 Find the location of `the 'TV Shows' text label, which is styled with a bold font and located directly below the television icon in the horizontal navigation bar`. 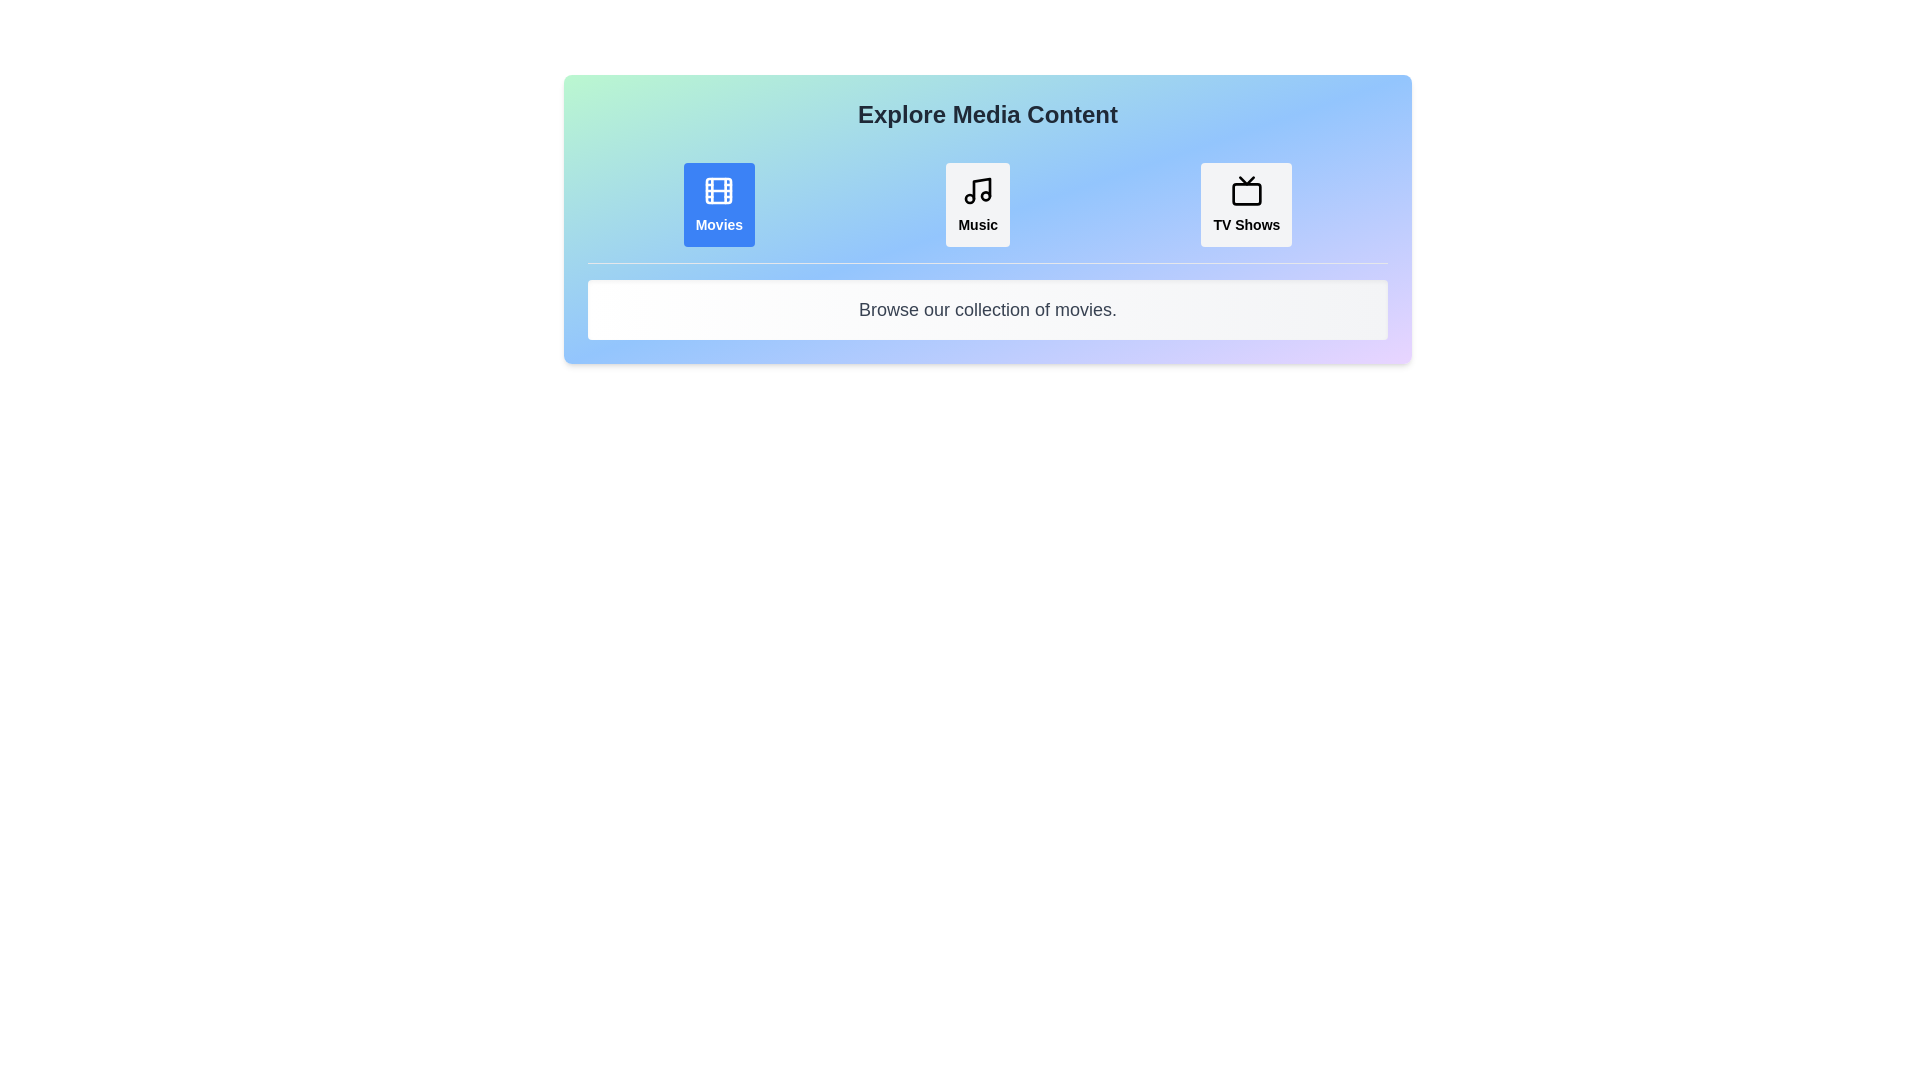

the 'TV Shows' text label, which is styled with a bold font and located directly below the television icon in the horizontal navigation bar is located at coordinates (1245, 224).